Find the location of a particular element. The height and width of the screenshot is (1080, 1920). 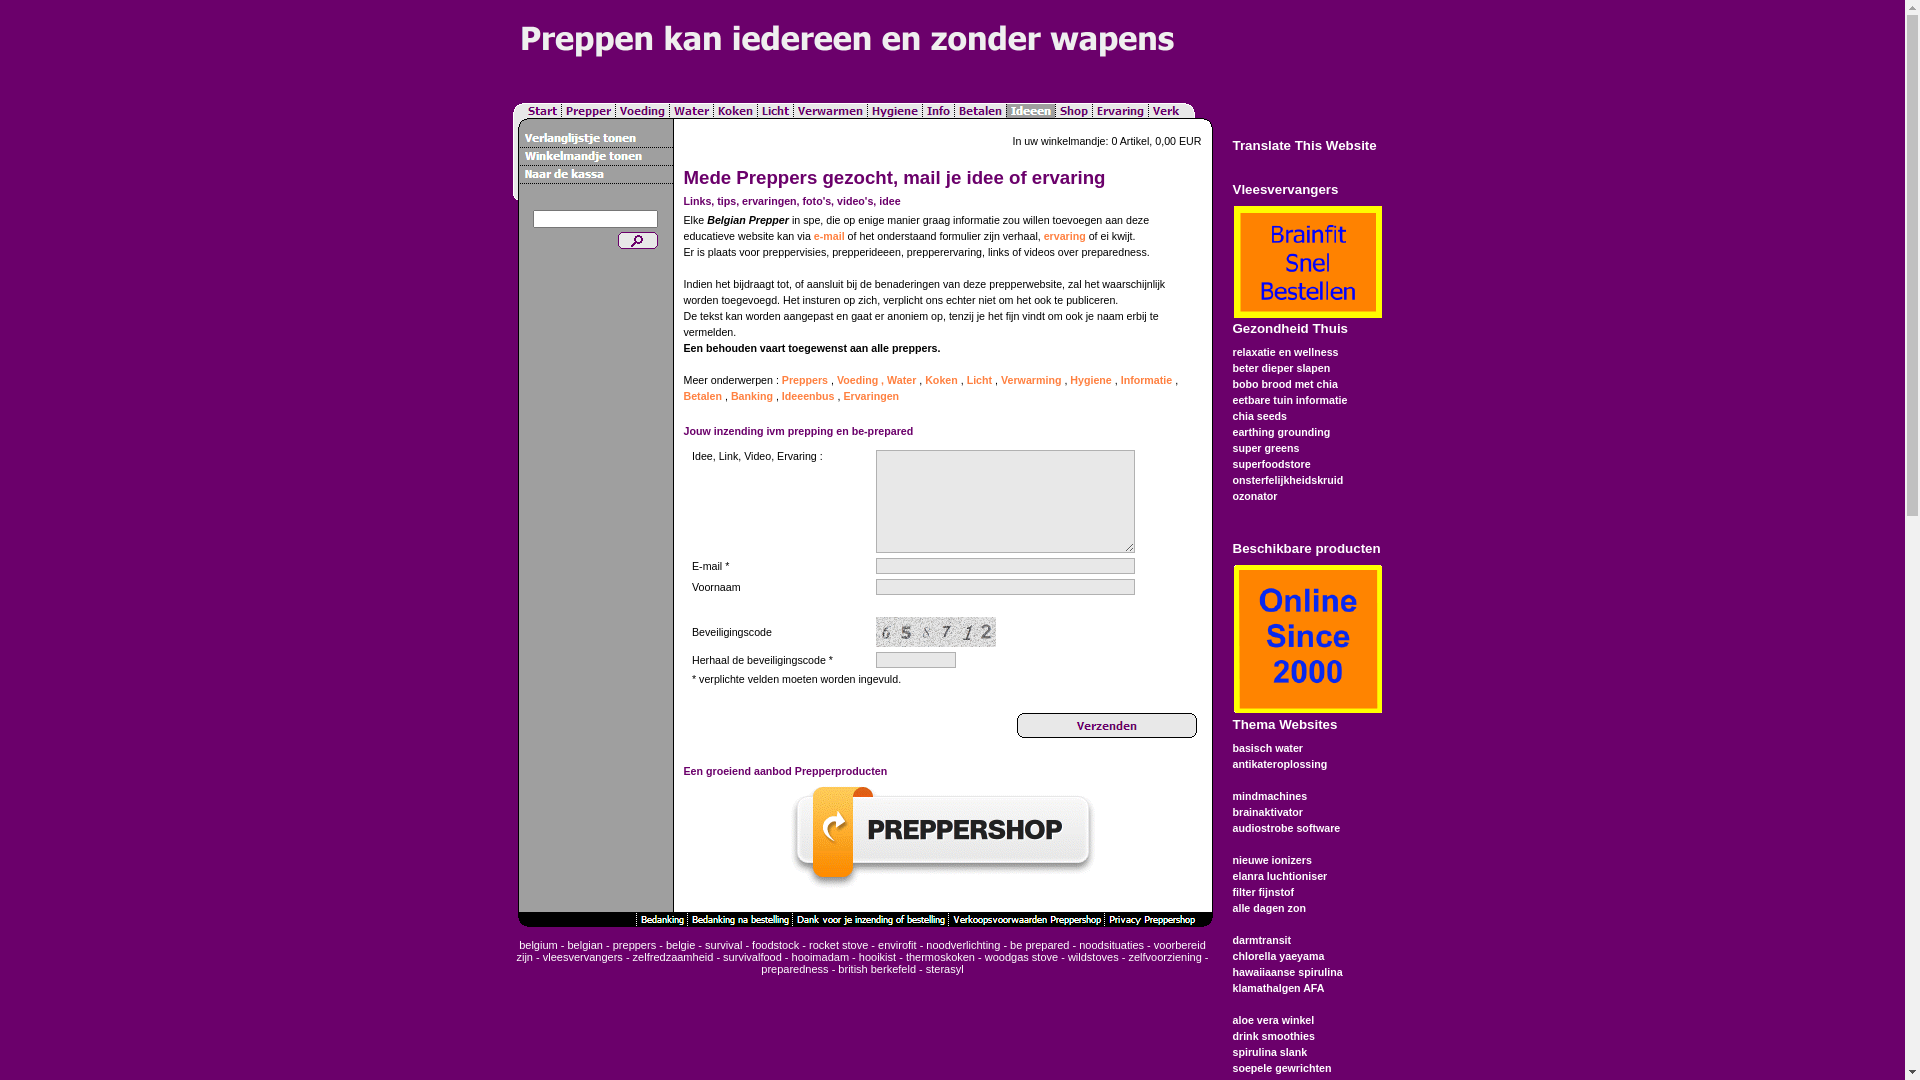

'basisch water' is located at coordinates (1266, 748).